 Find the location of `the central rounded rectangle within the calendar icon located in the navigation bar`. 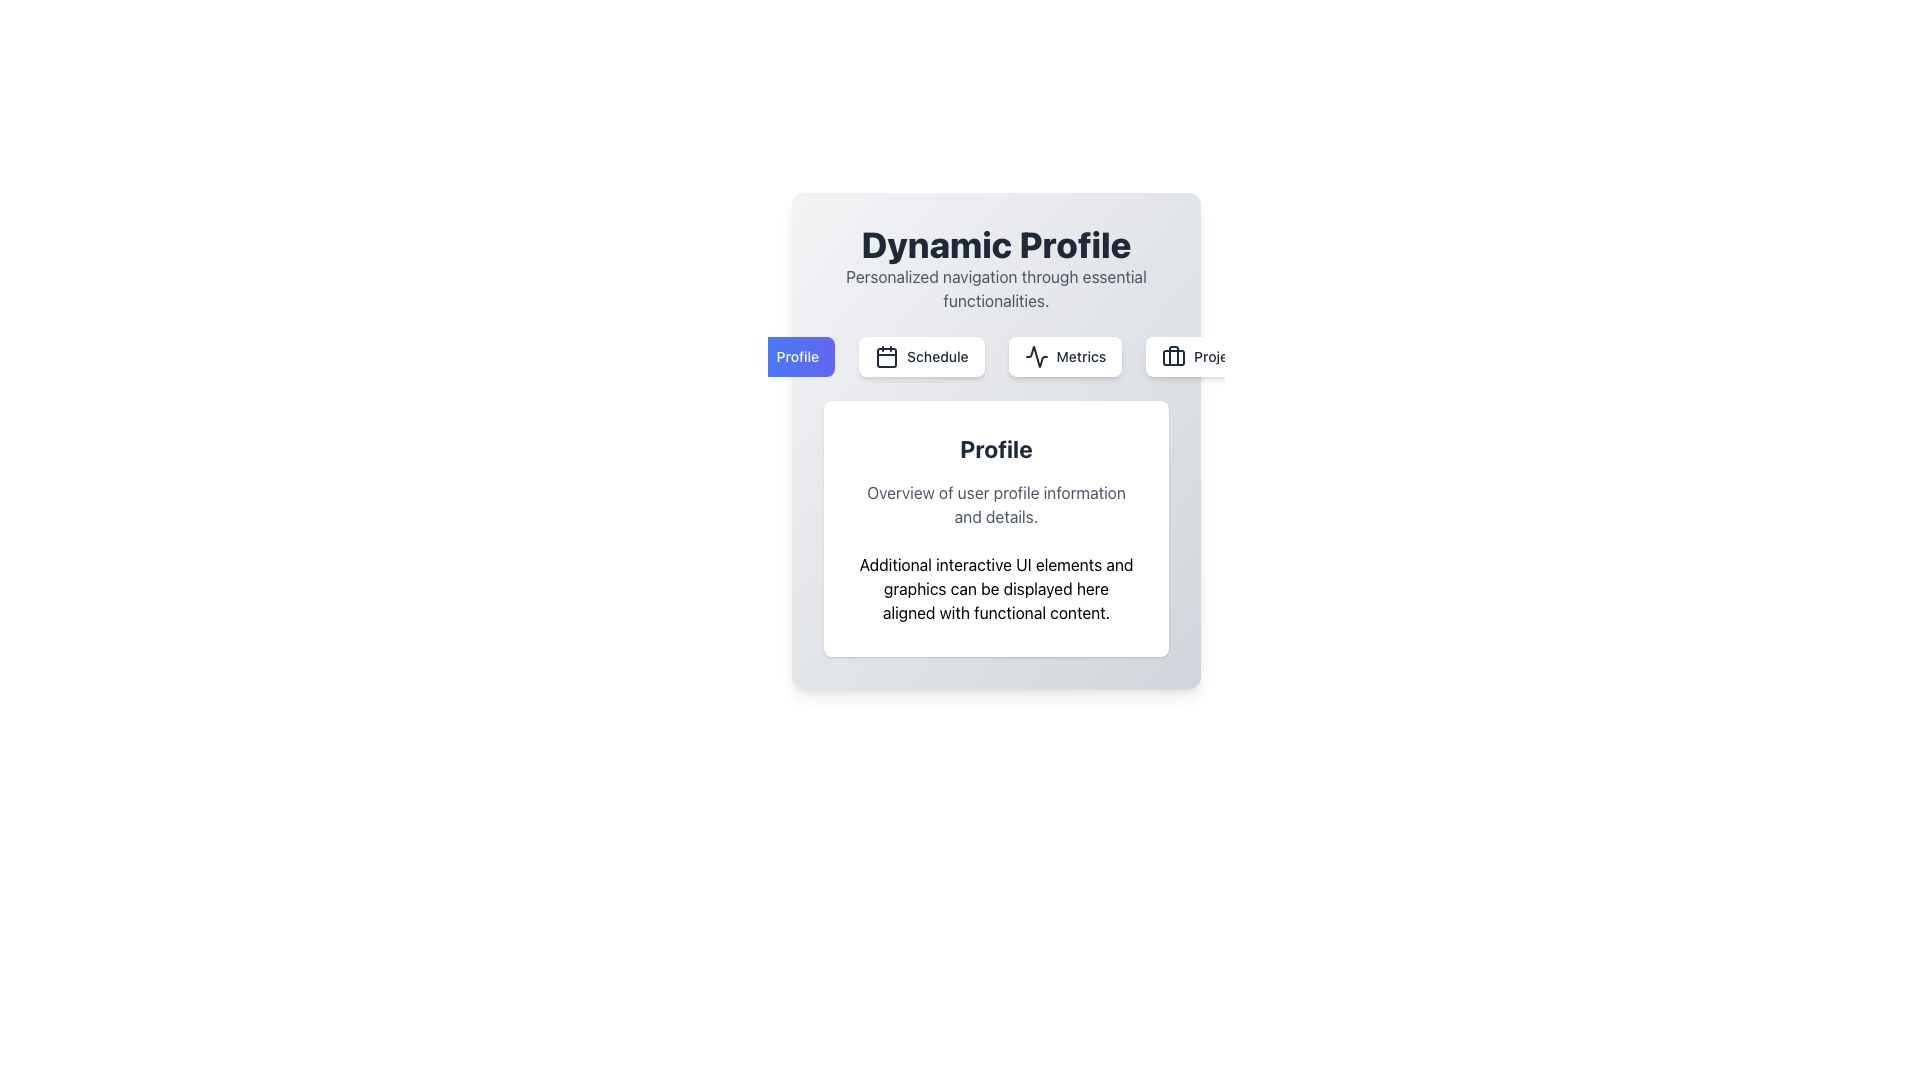

the central rounded rectangle within the calendar icon located in the navigation bar is located at coordinates (886, 357).